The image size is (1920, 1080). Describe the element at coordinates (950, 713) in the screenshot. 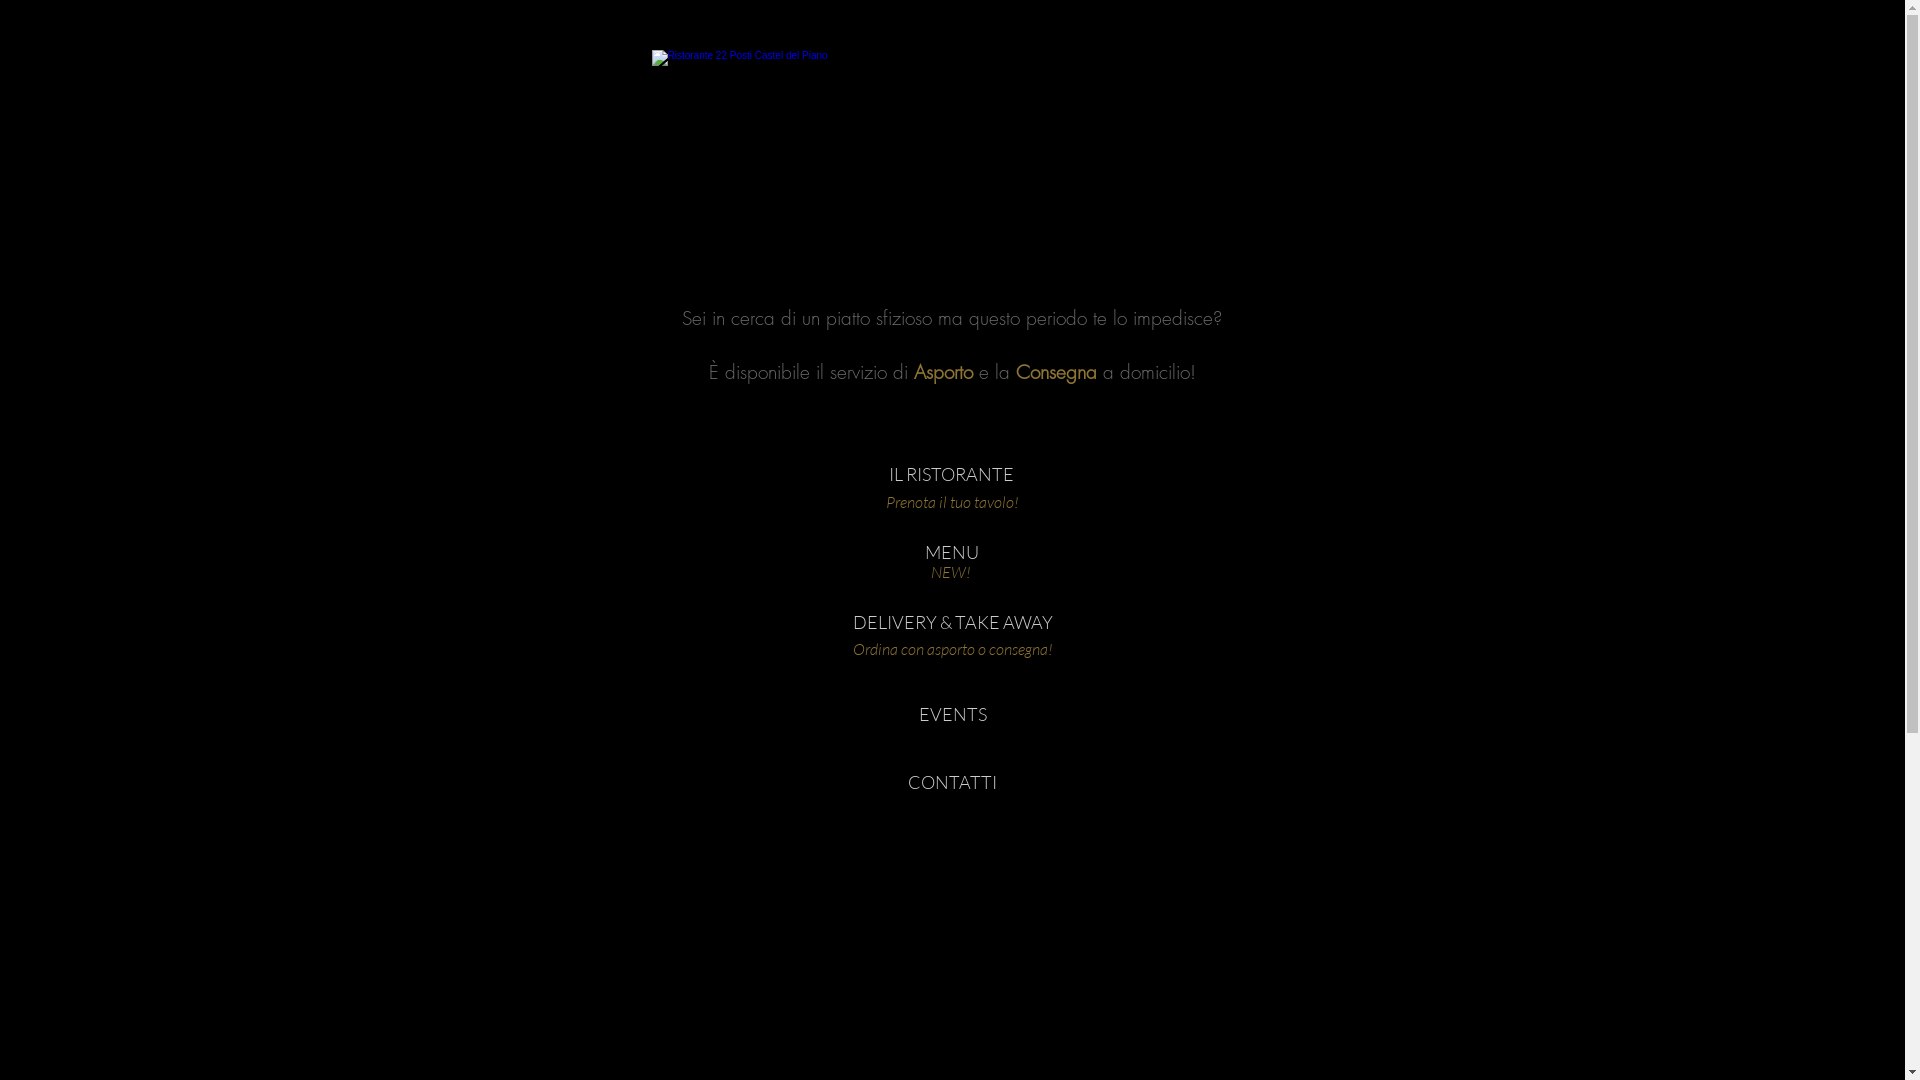

I see `'EVENTS'` at that location.